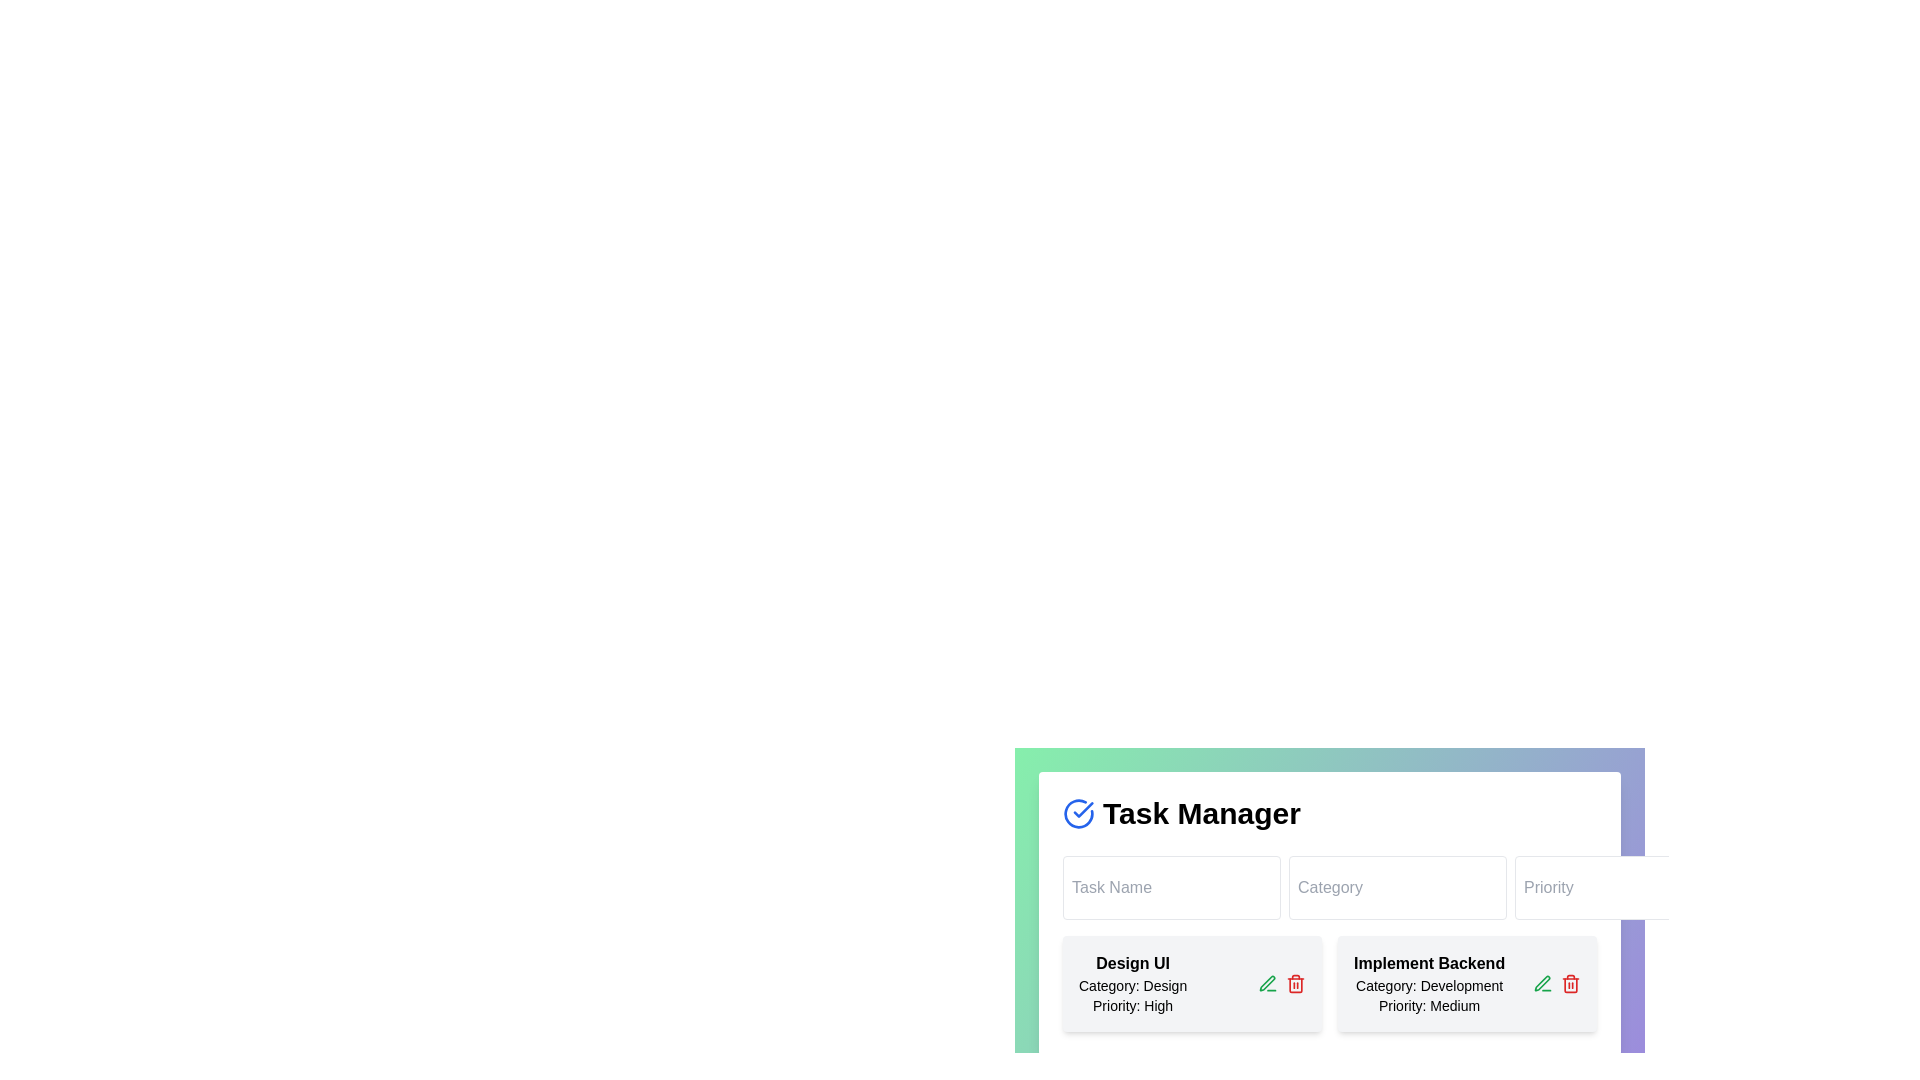 The width and height of the screenshot is (1920, 1080). I want to click on the SVG icon representing the trash bin, so click(1569, 983).